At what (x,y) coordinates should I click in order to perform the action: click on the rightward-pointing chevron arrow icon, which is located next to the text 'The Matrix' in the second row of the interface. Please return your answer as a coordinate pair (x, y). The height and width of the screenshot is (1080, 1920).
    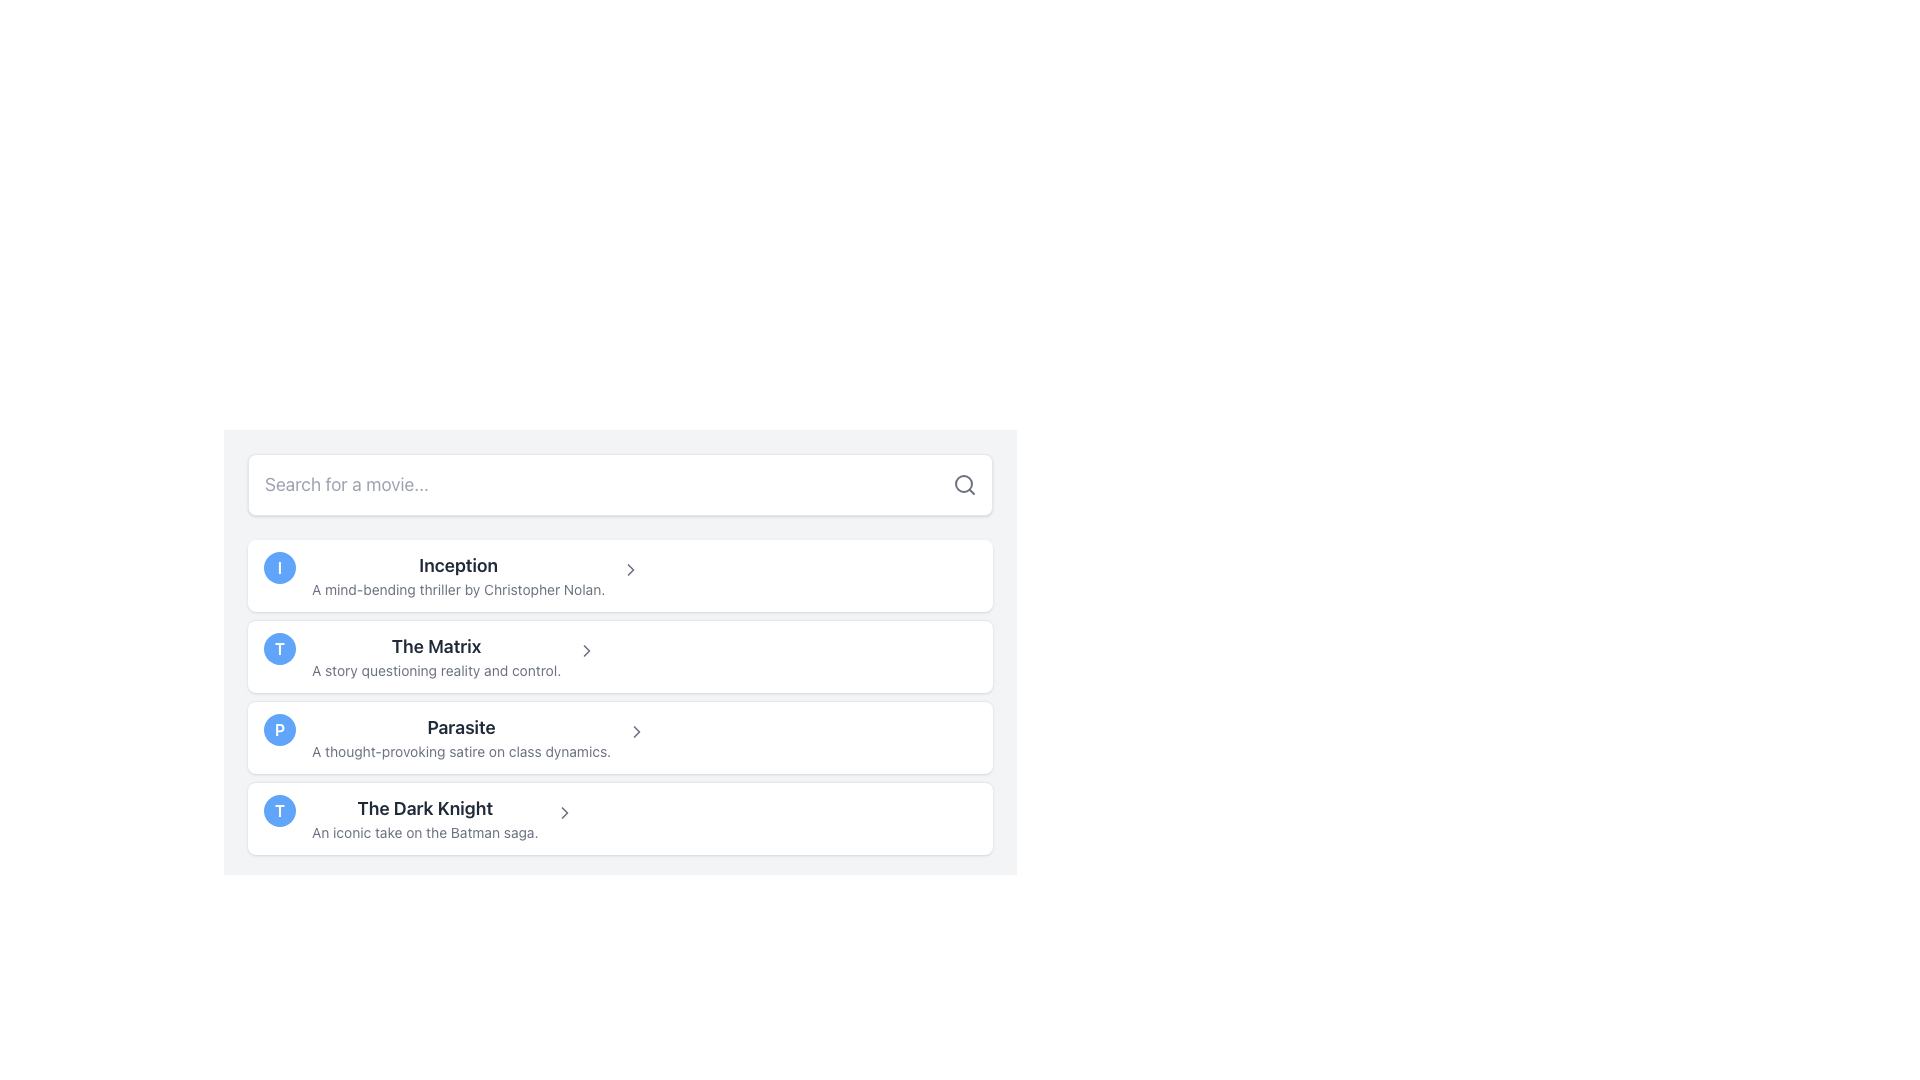
    Looking at the image, I should click on (586, 651).